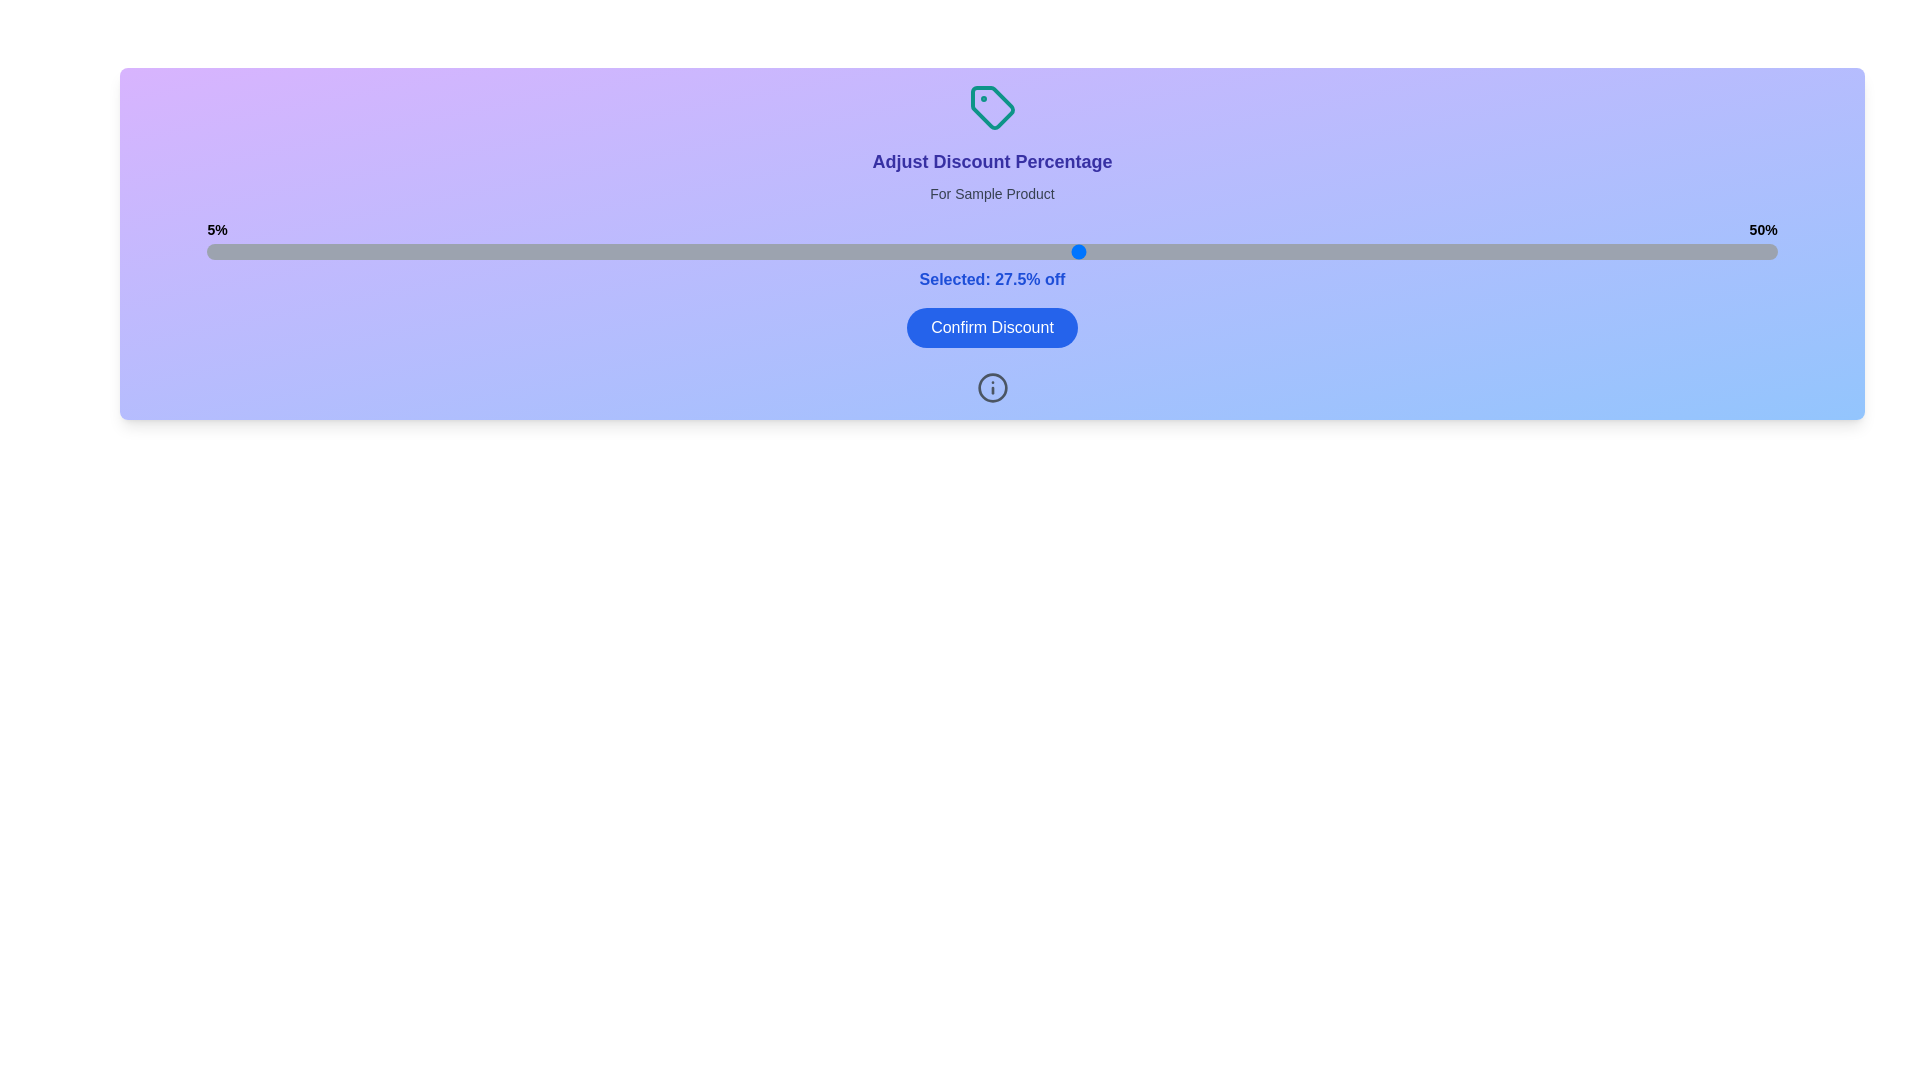  Describe the element at coordinates (992, 388) in the screenshot. I see `the informational or status indicator icon located near the bottom center of the visible area, just underneath the 'Confirm Discount' button` at that location.